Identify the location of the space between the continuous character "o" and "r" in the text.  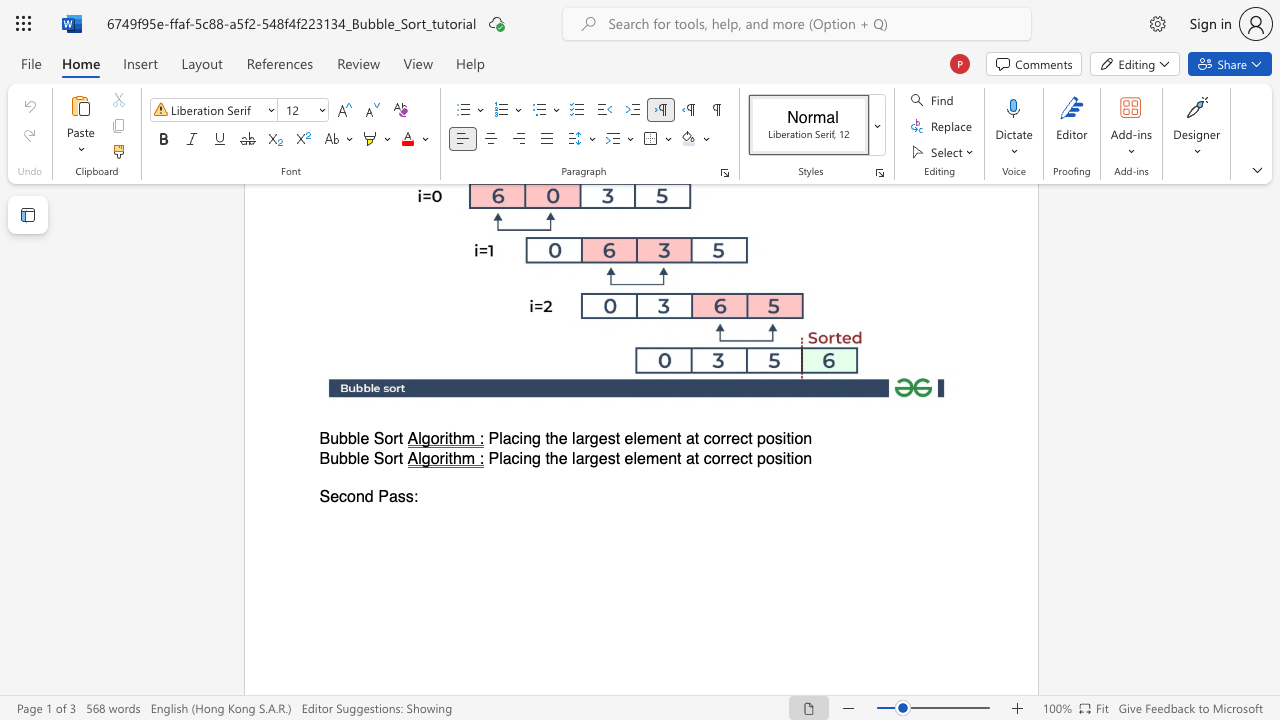
(392, 458).